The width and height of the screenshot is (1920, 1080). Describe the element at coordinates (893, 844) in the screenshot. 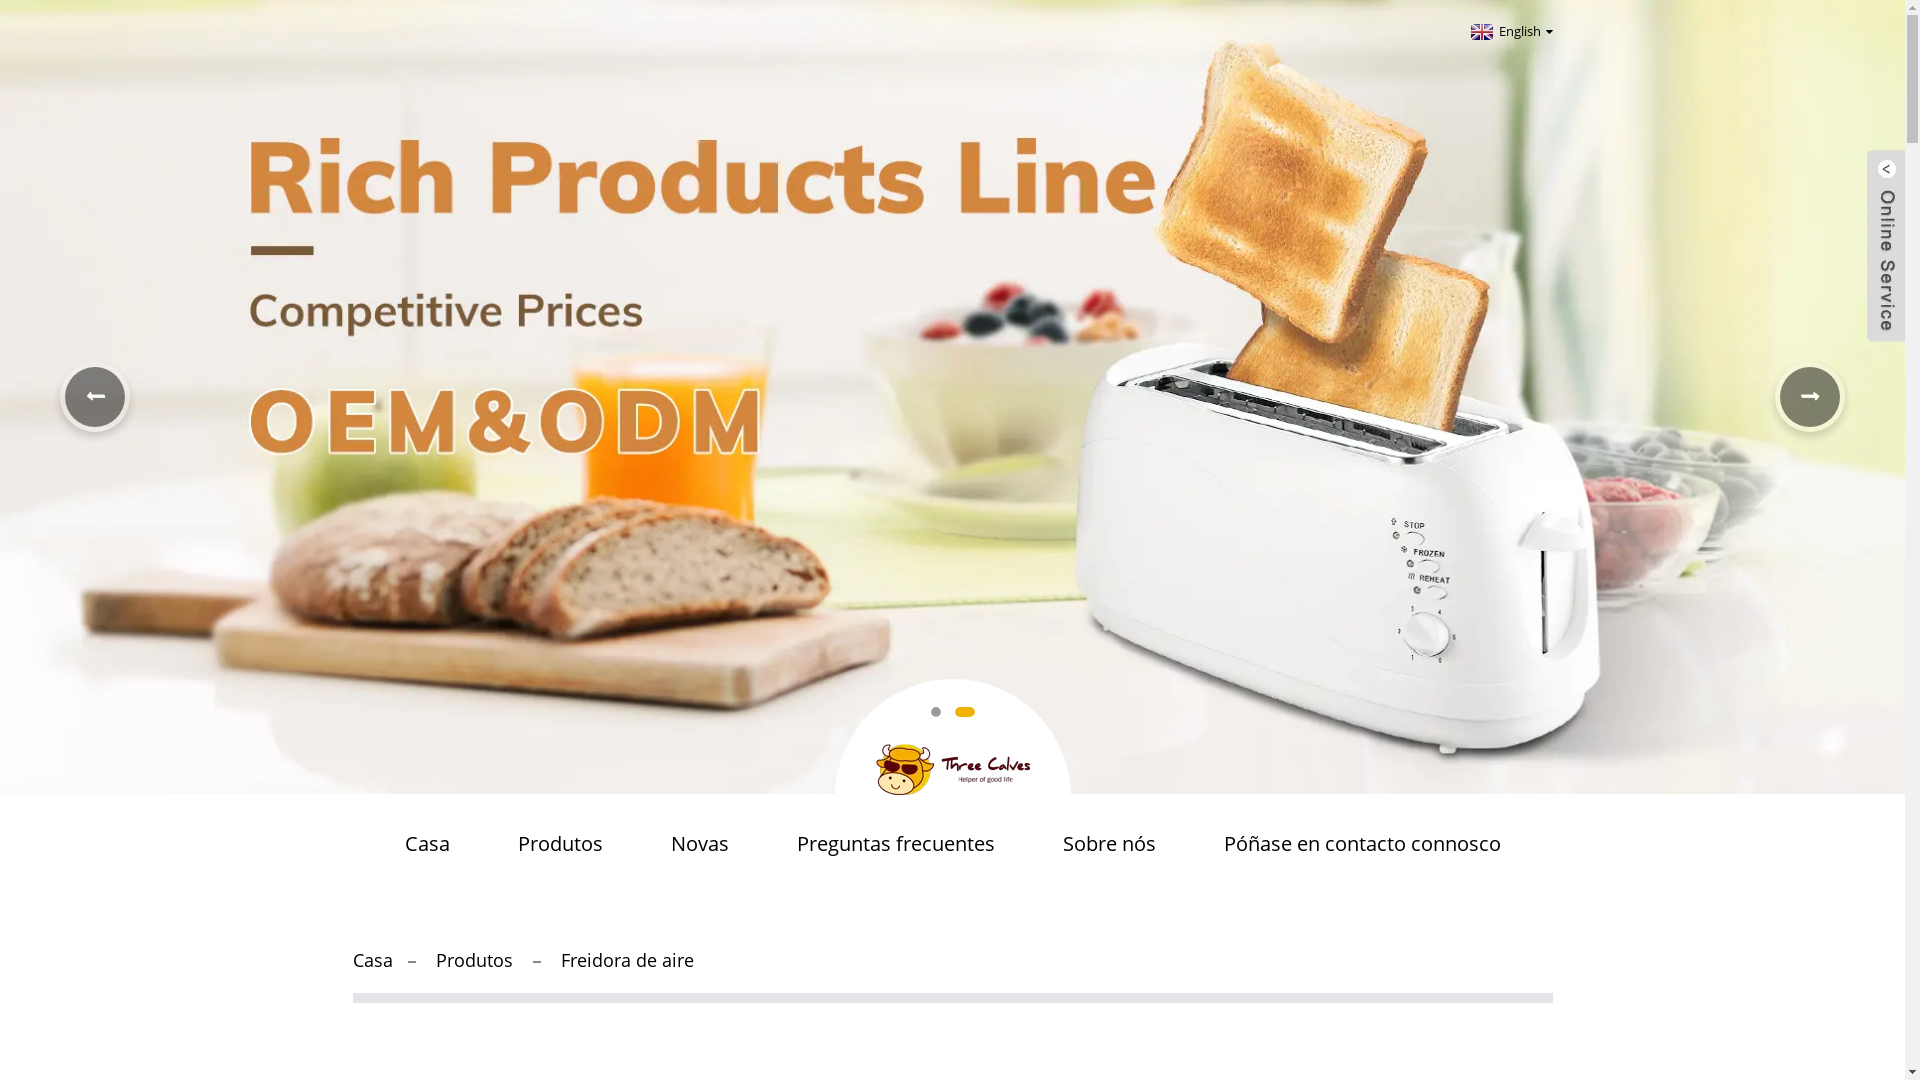

I see `'Preguntas frecuentes'` at that location.